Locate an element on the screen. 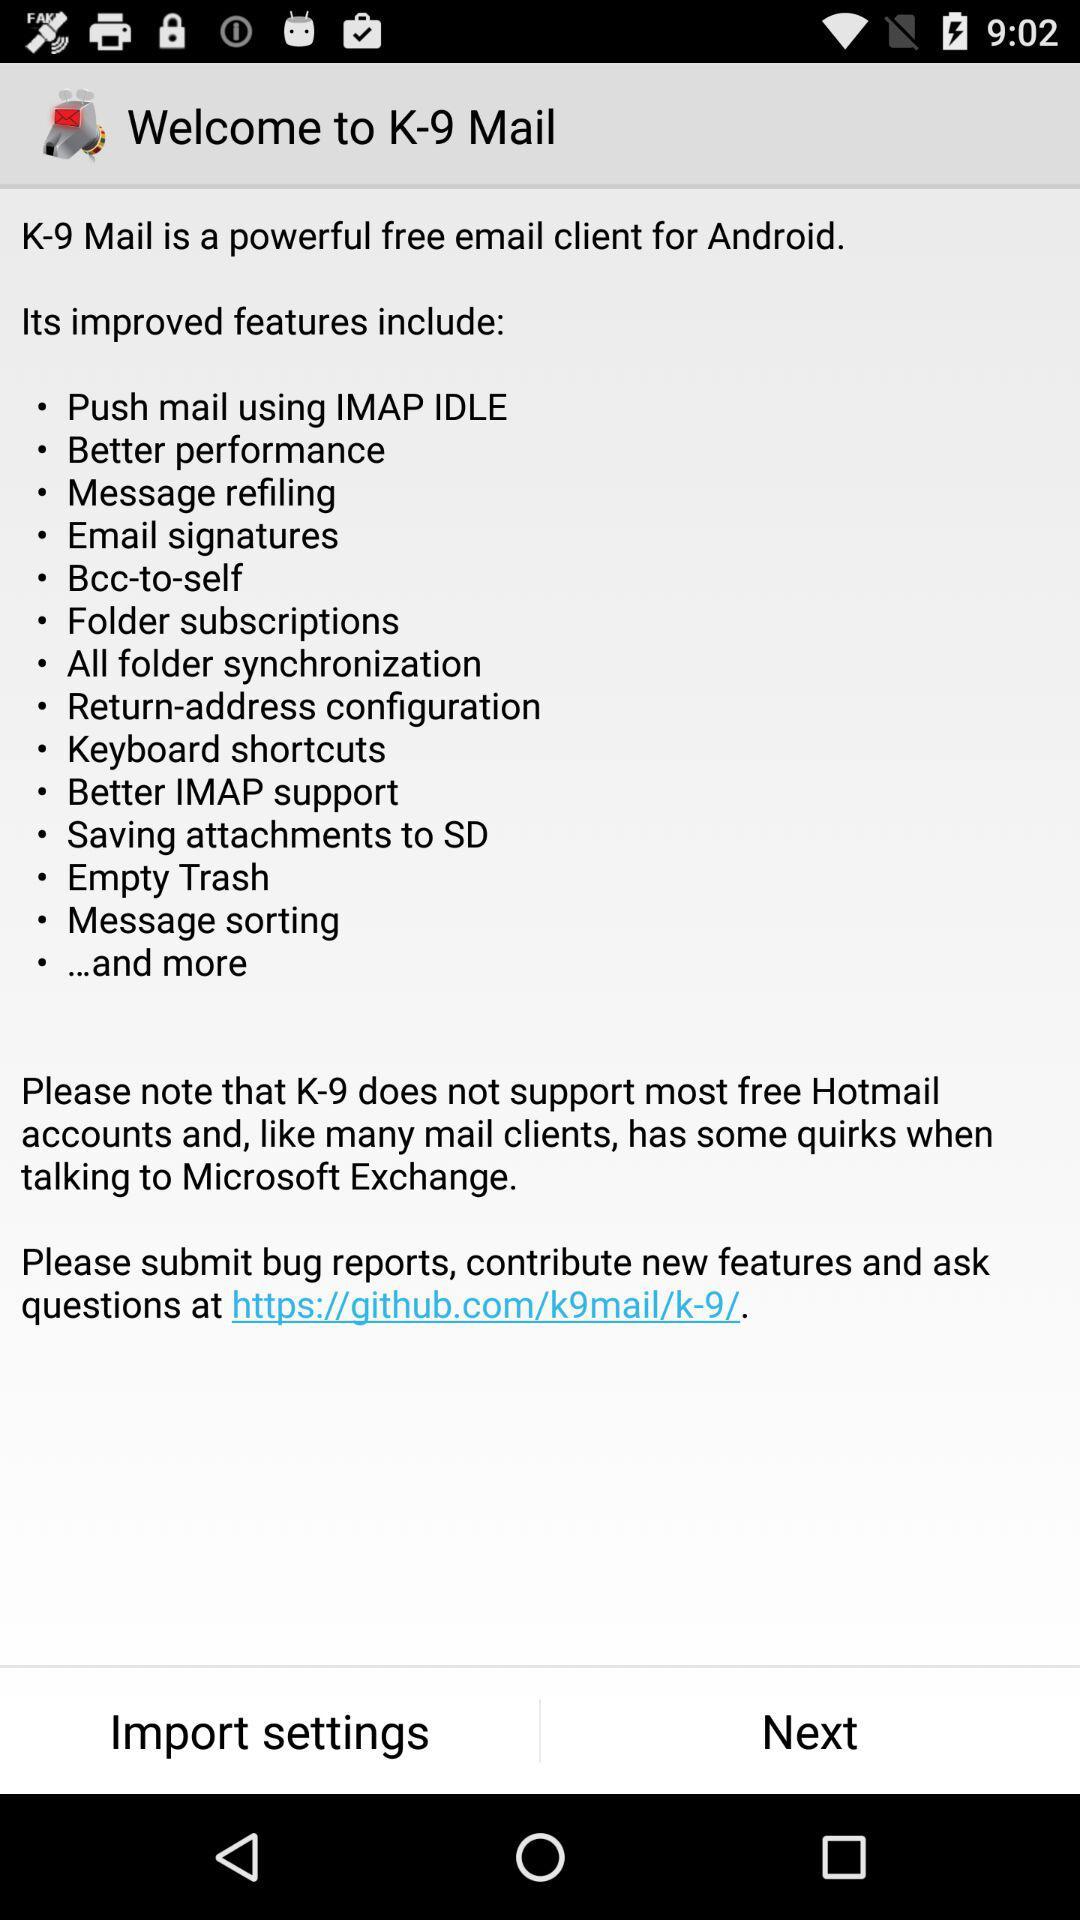 This screenshot has height=1920, width=1080. the icon at the bottom left corner is located at coordinates (268, 1730).